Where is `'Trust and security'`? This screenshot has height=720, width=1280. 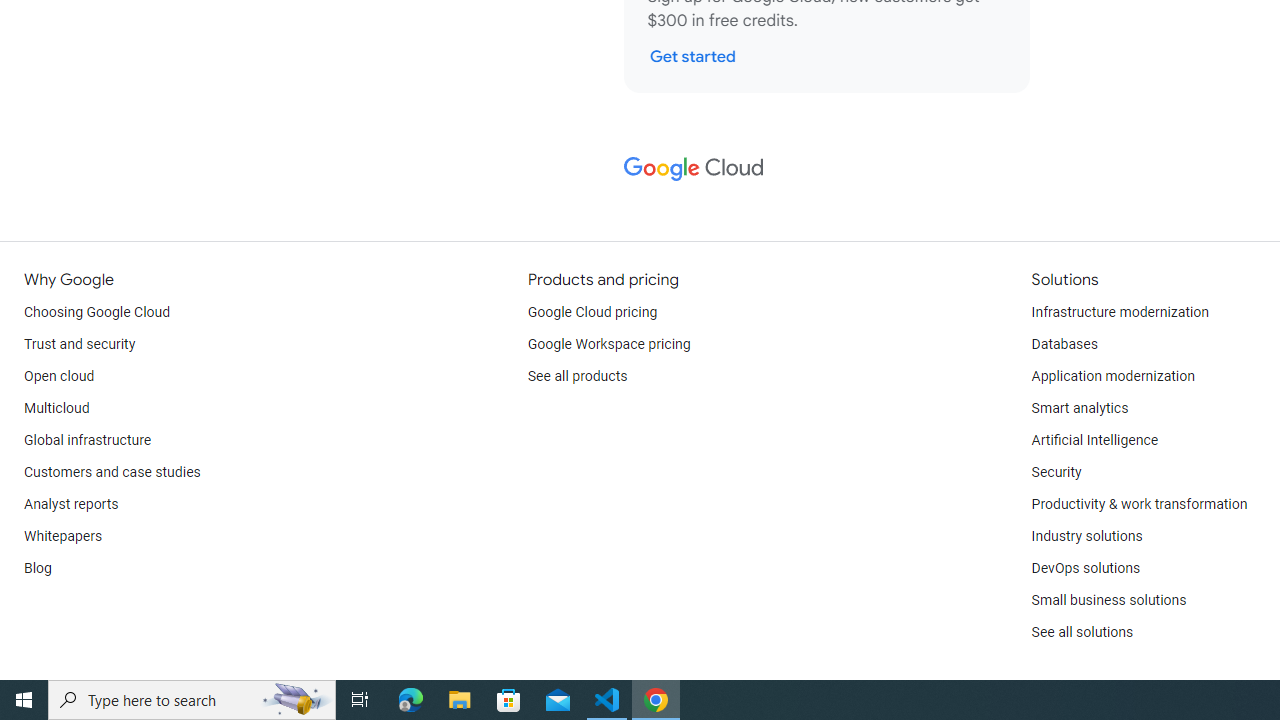
'Trust and security' is located at coordinates (80, 343).